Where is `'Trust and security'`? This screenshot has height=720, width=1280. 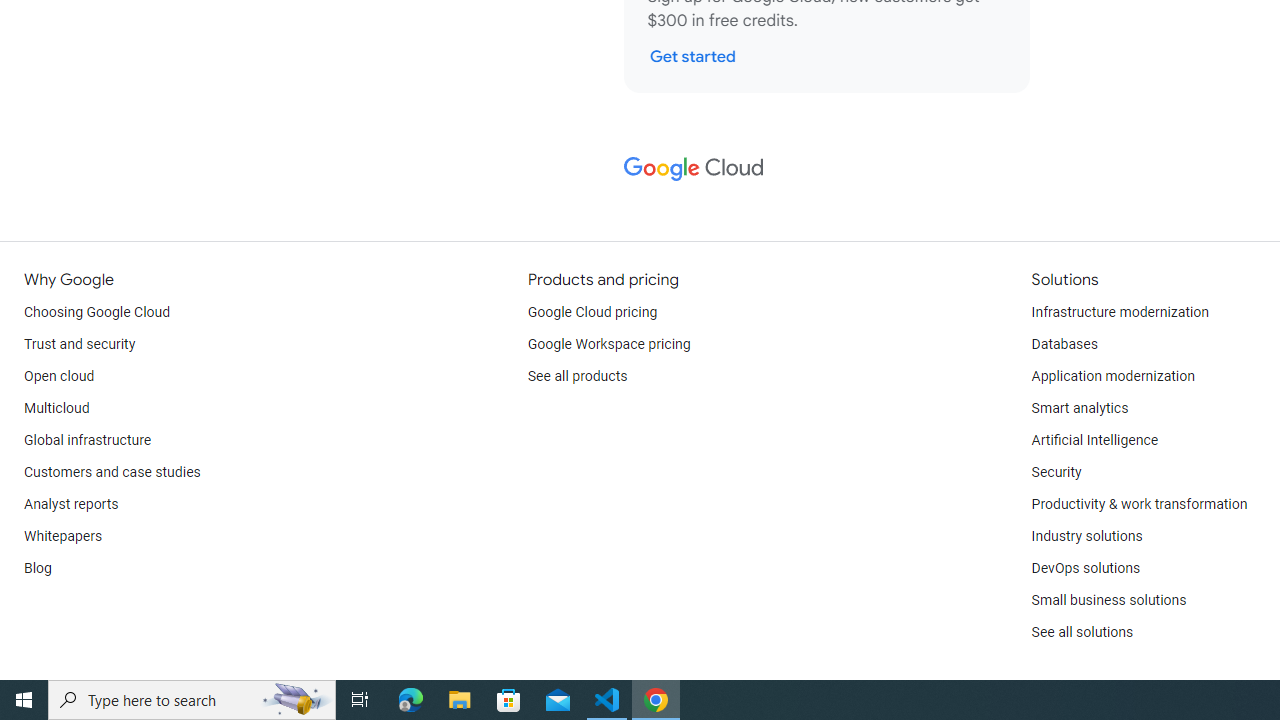
'Trust and security' is located at coordinates (80, 343).